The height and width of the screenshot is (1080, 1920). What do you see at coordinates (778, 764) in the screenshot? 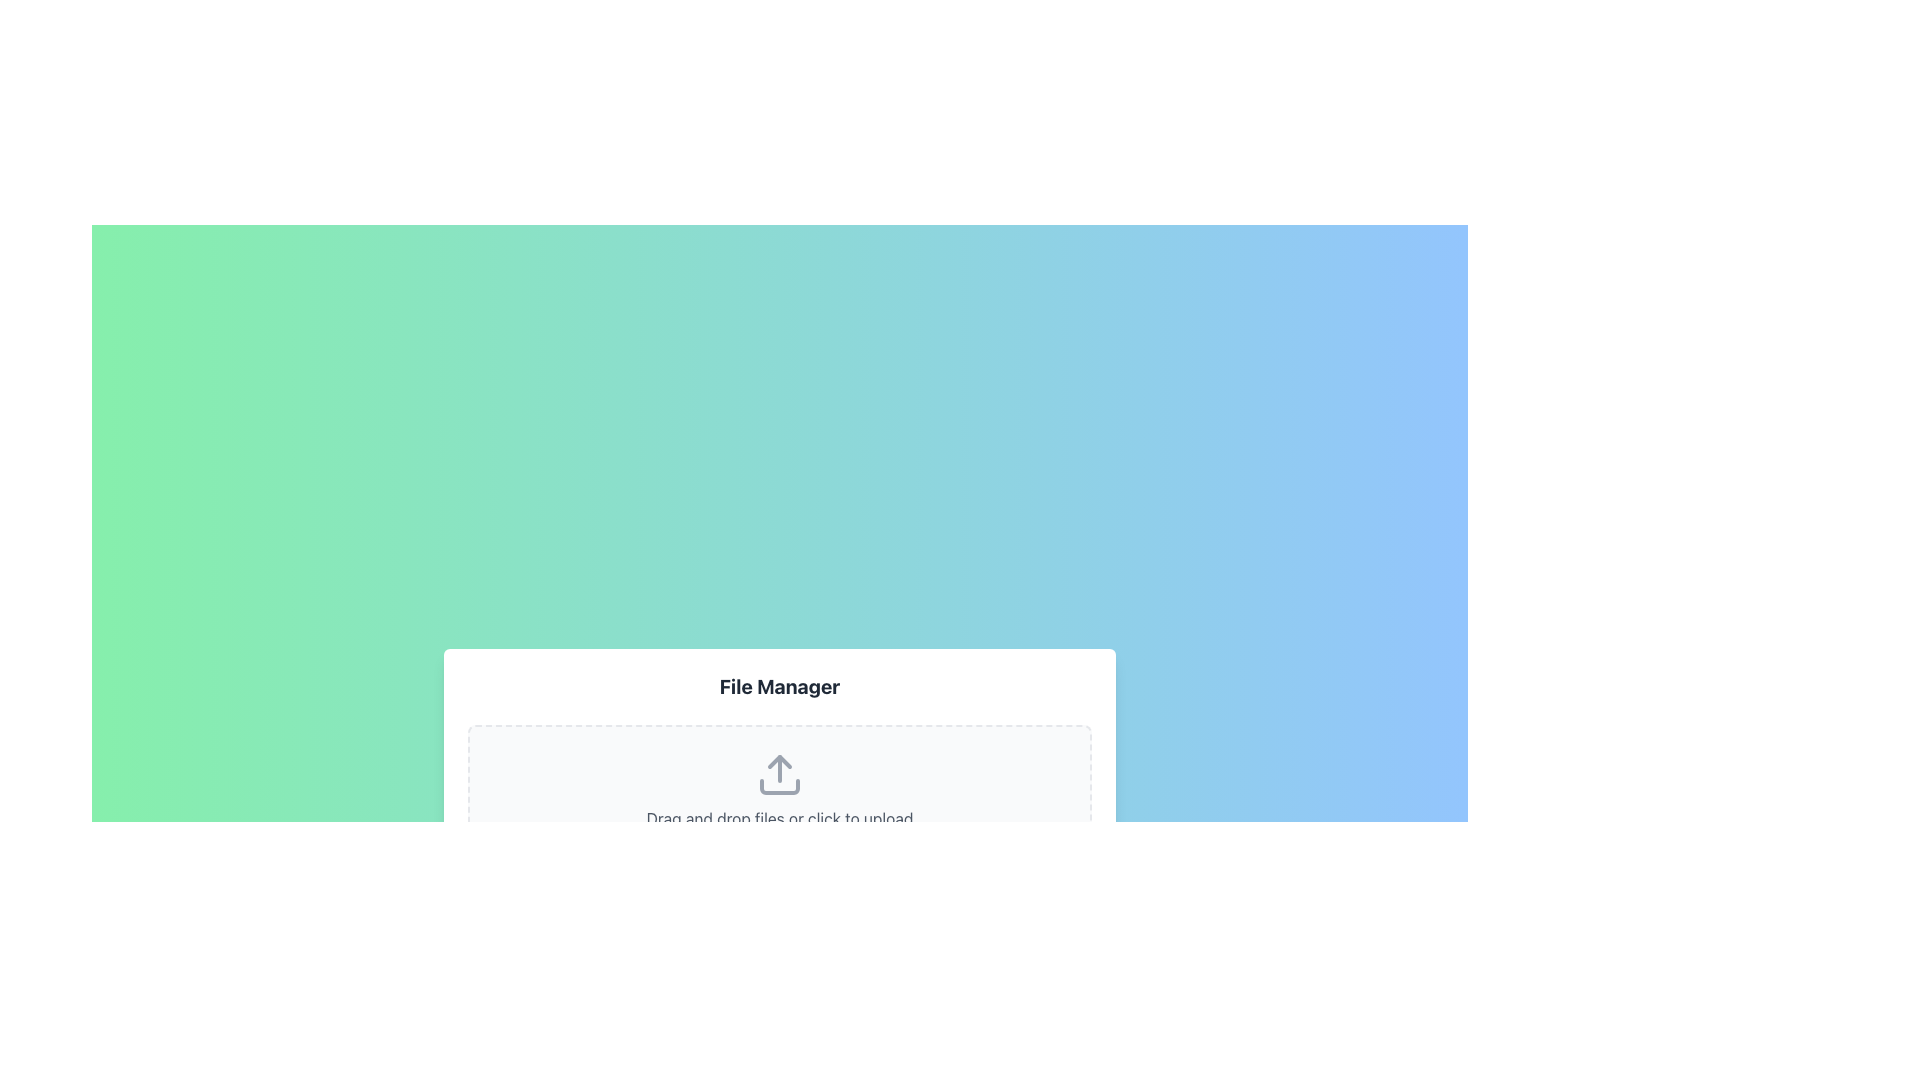
I see `the 'File Manager' upload interface component` at bounding box center [778, 764].